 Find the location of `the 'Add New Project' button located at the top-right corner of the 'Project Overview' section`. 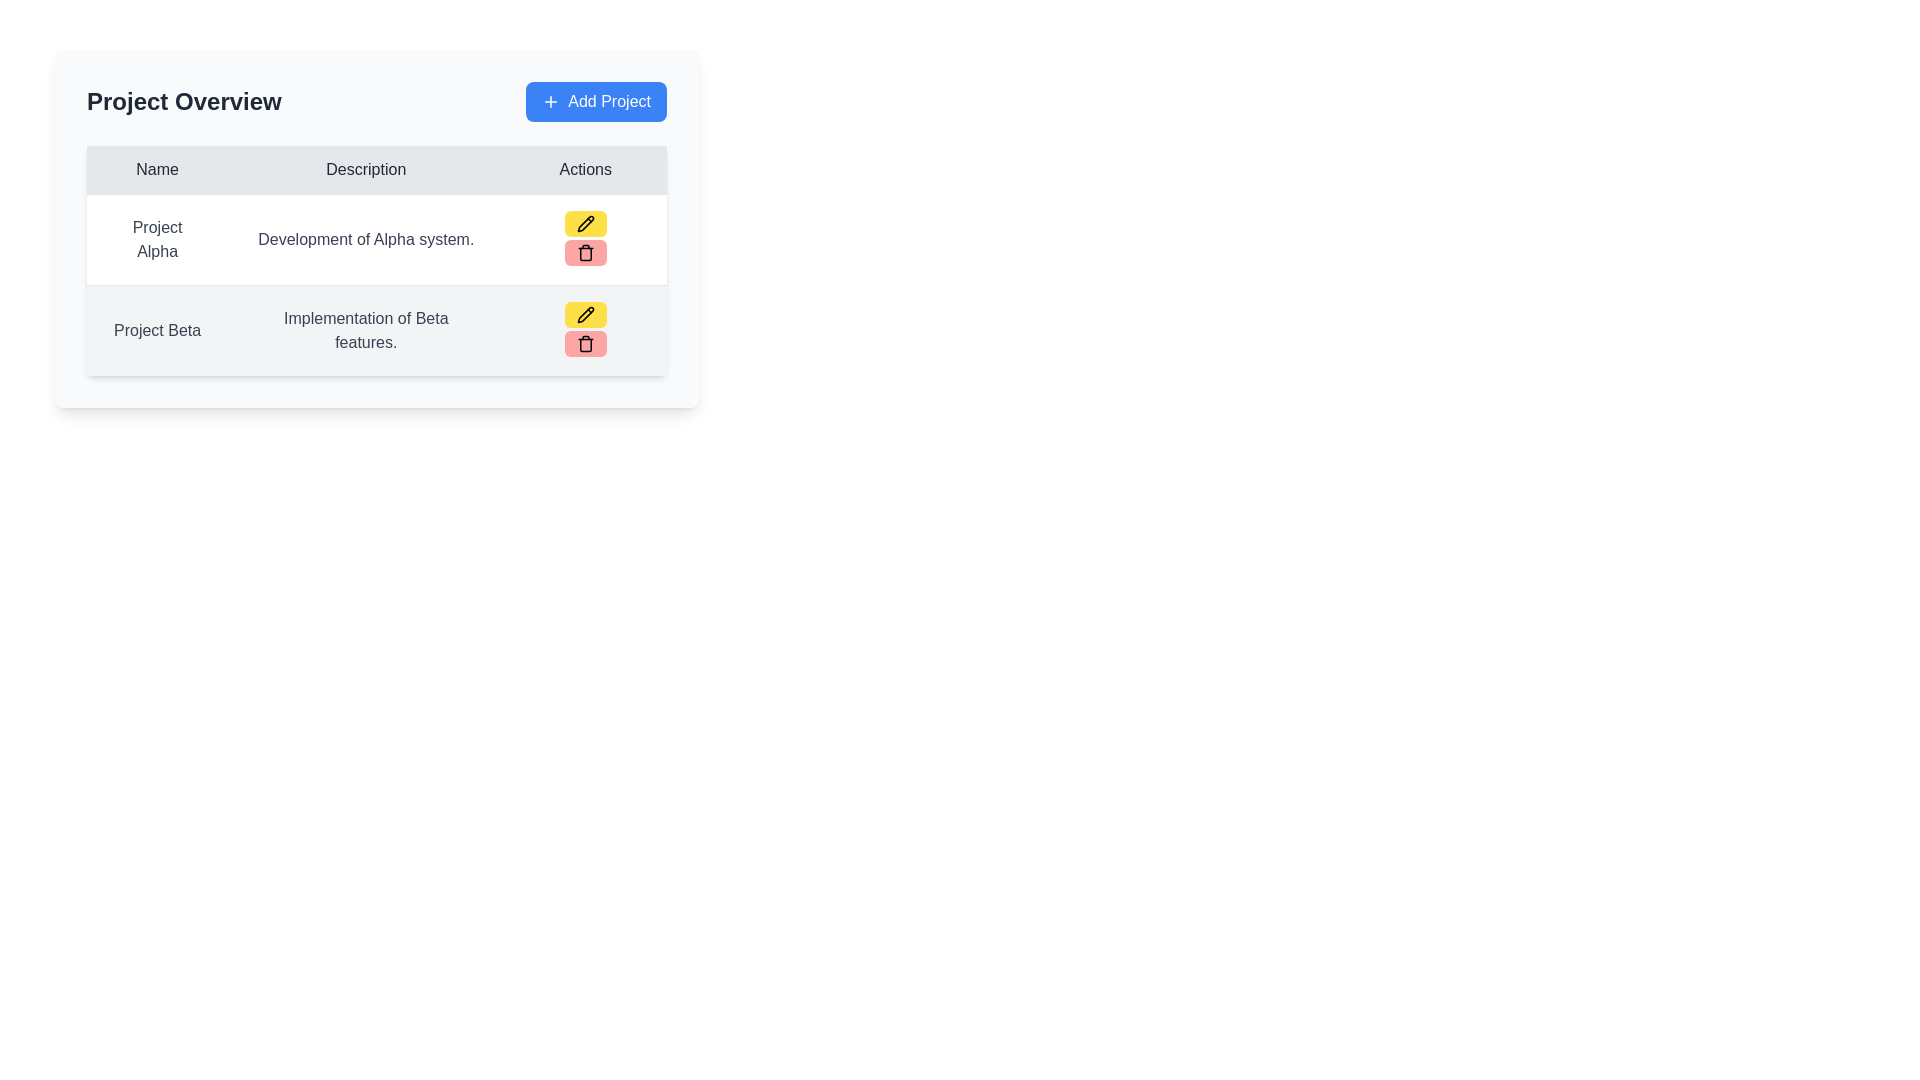

the 'Add New Project' button located at the top-right corner of the 'Project Overview' section is located at coordinates (595, 101).